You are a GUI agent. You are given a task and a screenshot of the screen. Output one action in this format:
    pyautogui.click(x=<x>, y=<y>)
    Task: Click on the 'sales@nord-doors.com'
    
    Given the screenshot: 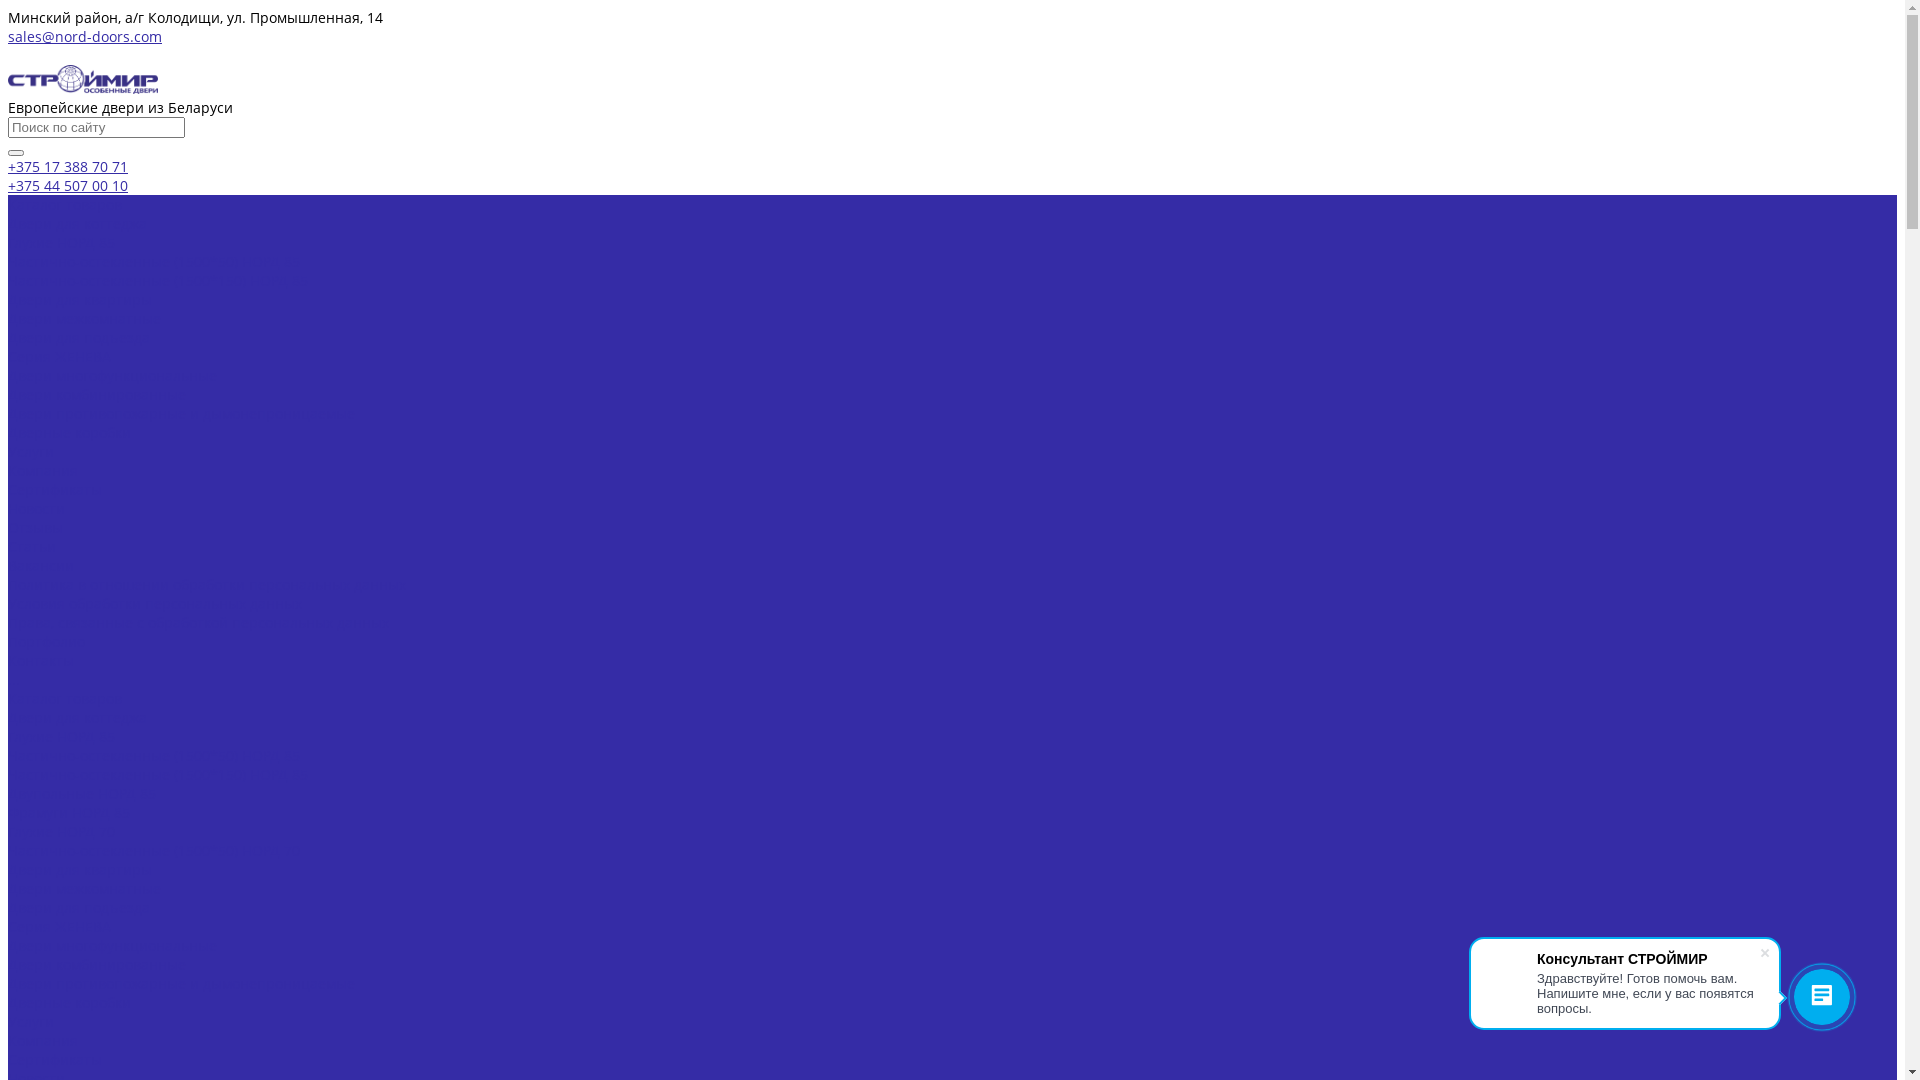 What is the action you would take?
    pyautogui.click(x=84, y=36)
    